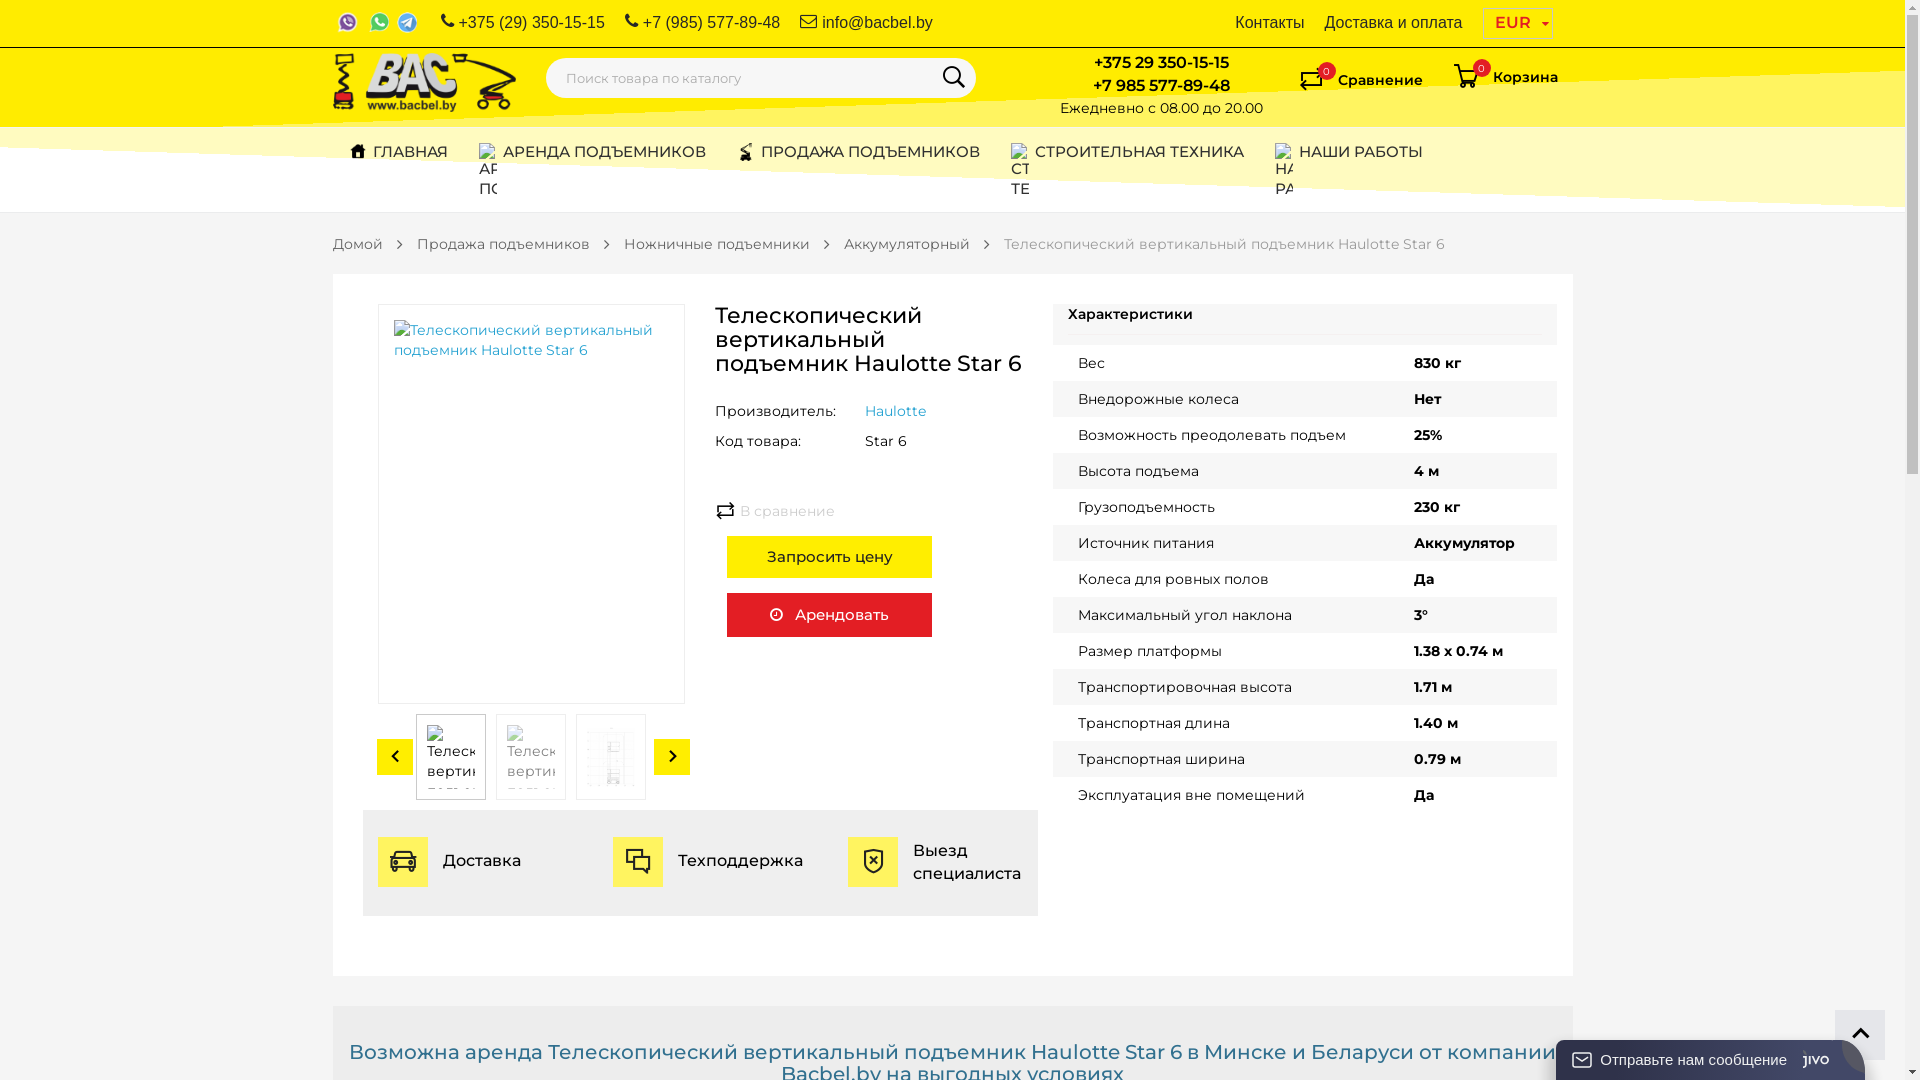 Image resolution: width=1920 pixels, height=1080 pixels. What do you see at coordinates (894, 410) in the screenshot?
I see `'Haulotte'` at bounding box center [894, 410].